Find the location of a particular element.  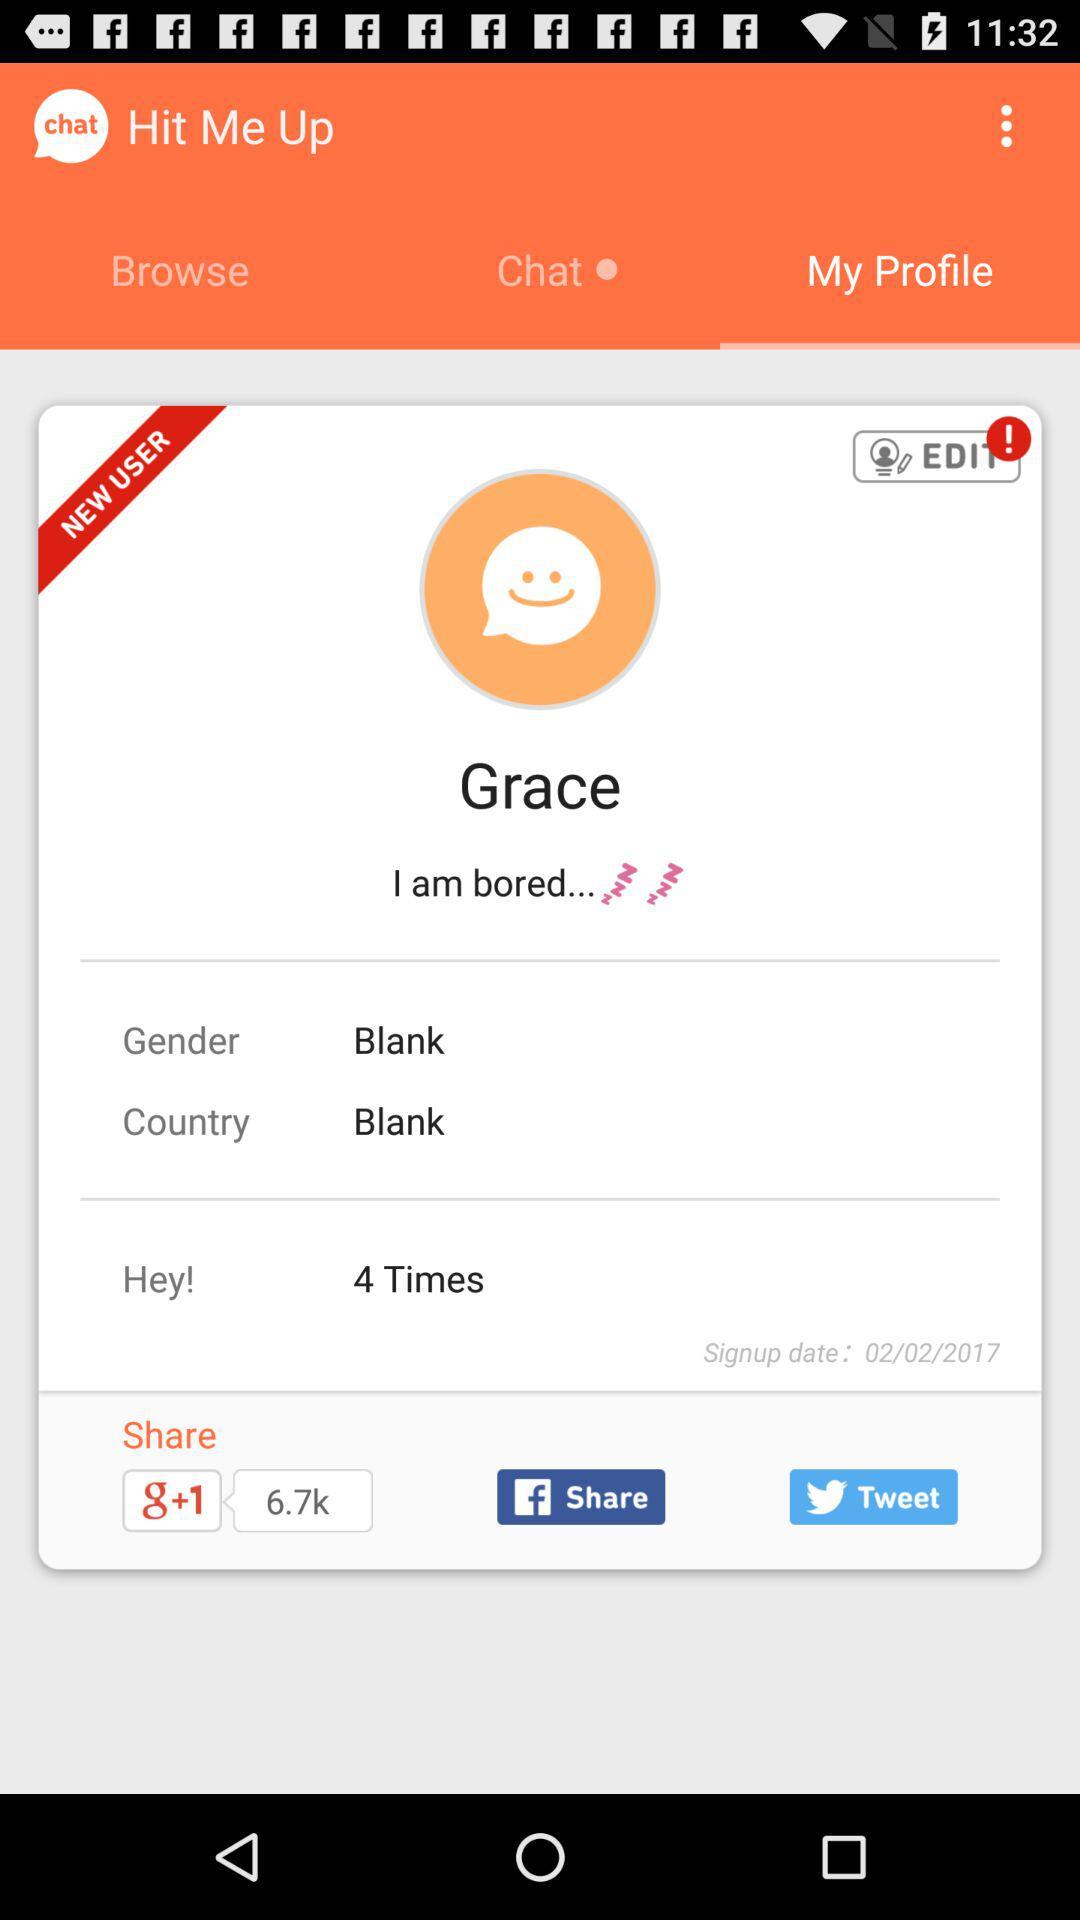

share on twitter is located at coordinates (872, 1497).